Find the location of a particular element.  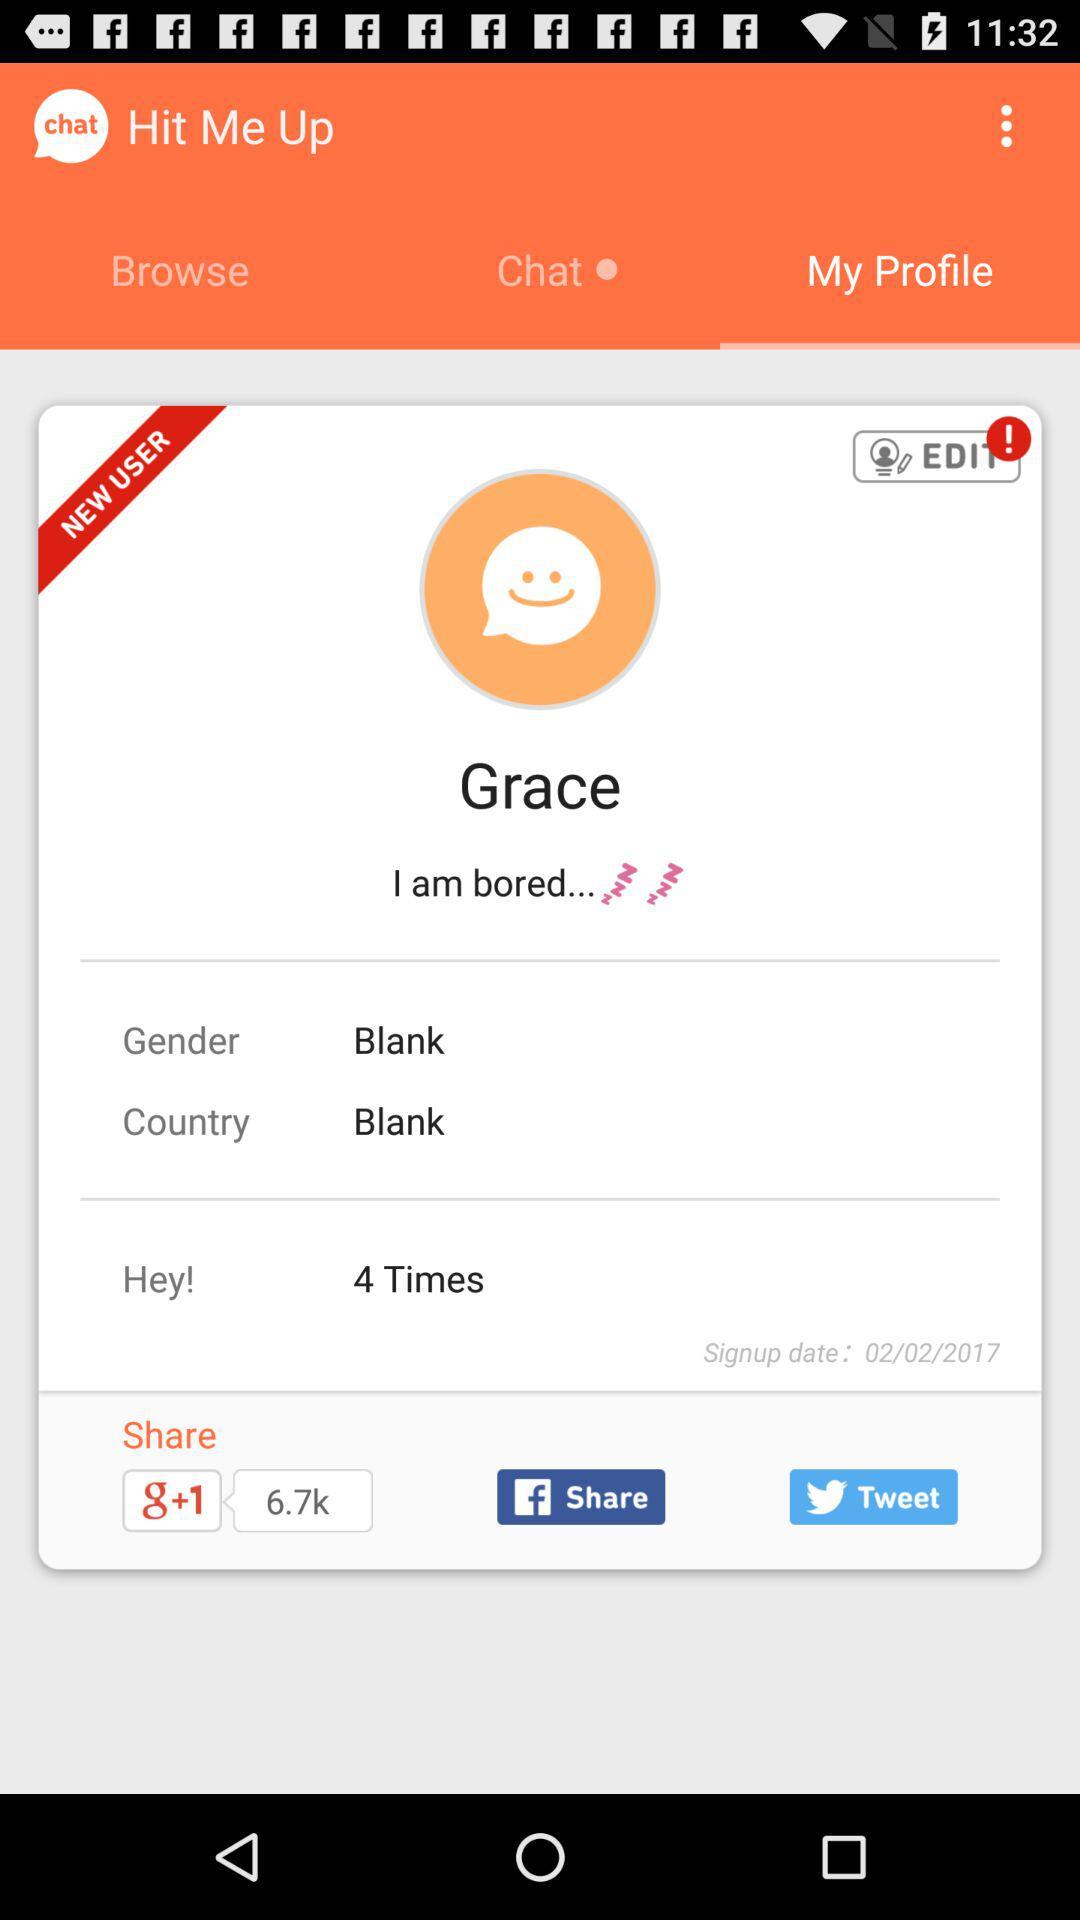

share on twitter is located at coordinates (872, 1497).